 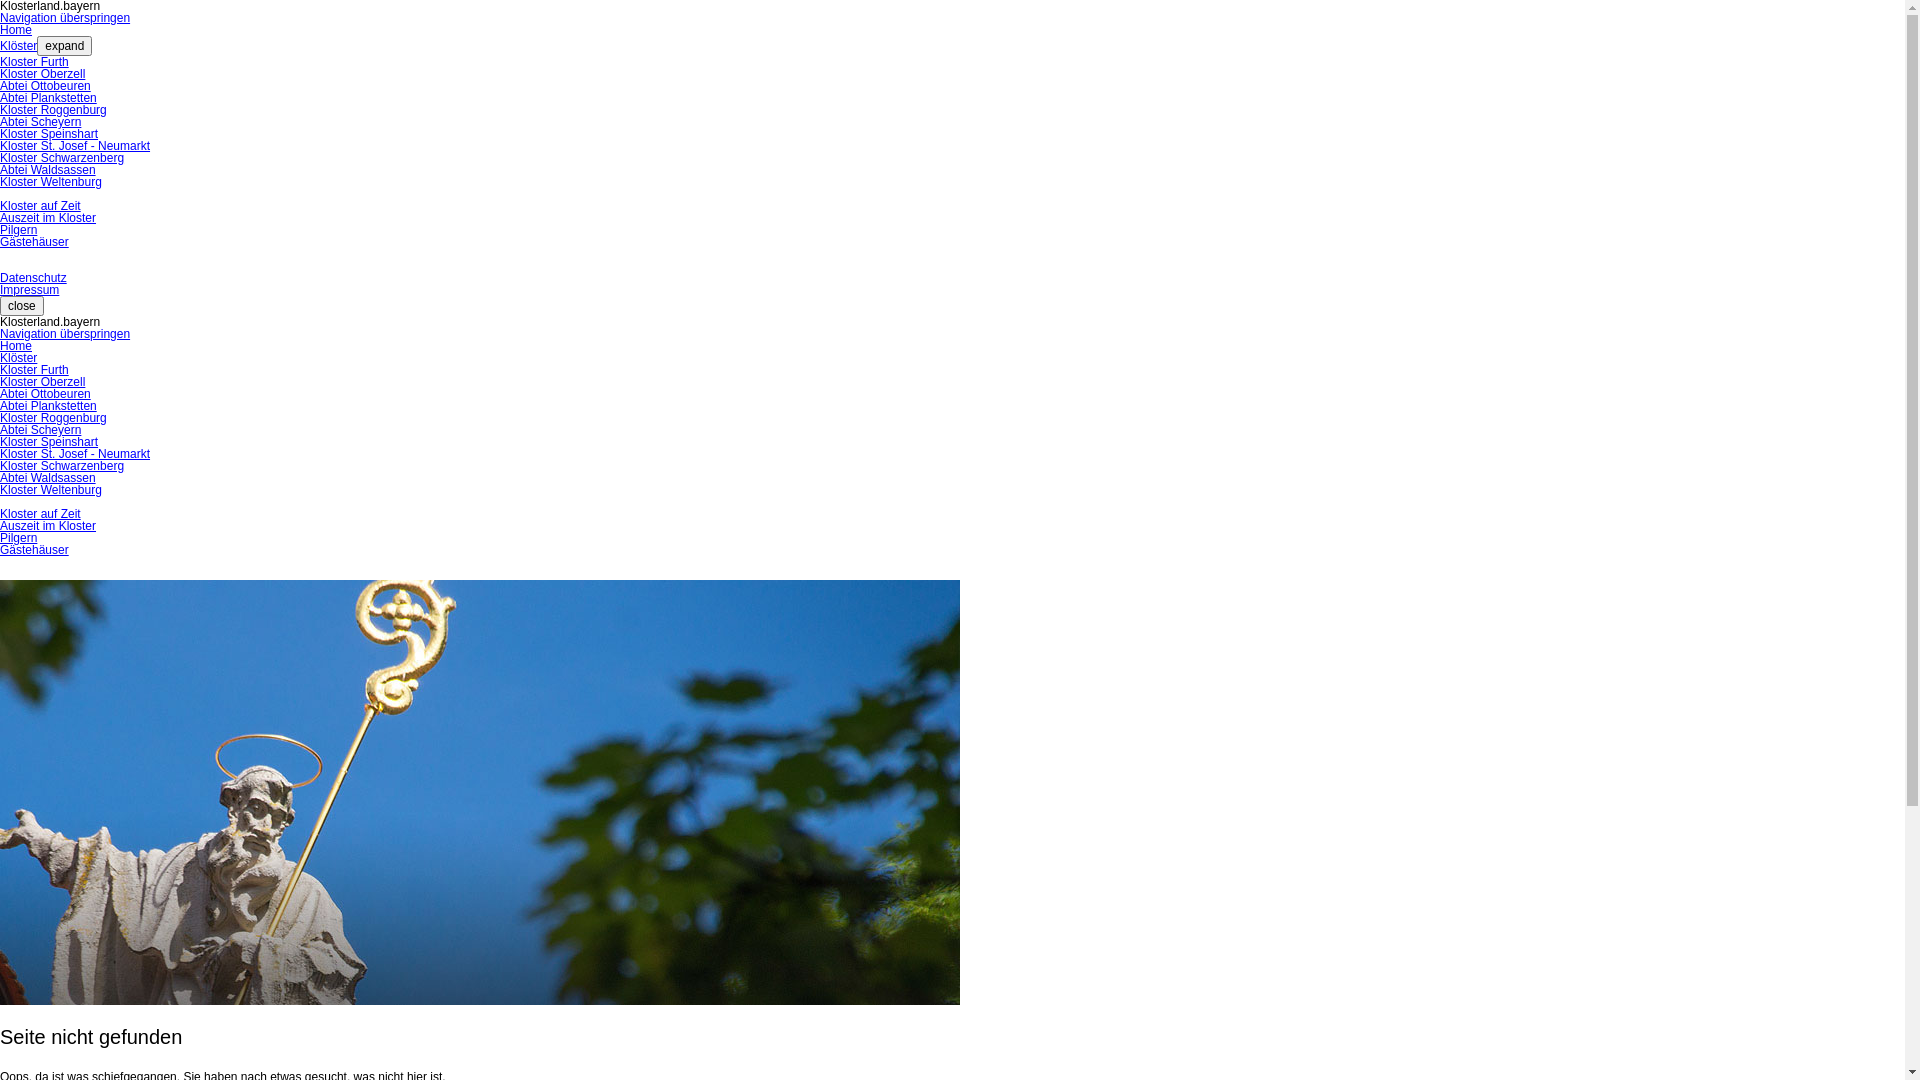 I want to click on 'Auszeit im Kloster', so click(x=48, y=218).